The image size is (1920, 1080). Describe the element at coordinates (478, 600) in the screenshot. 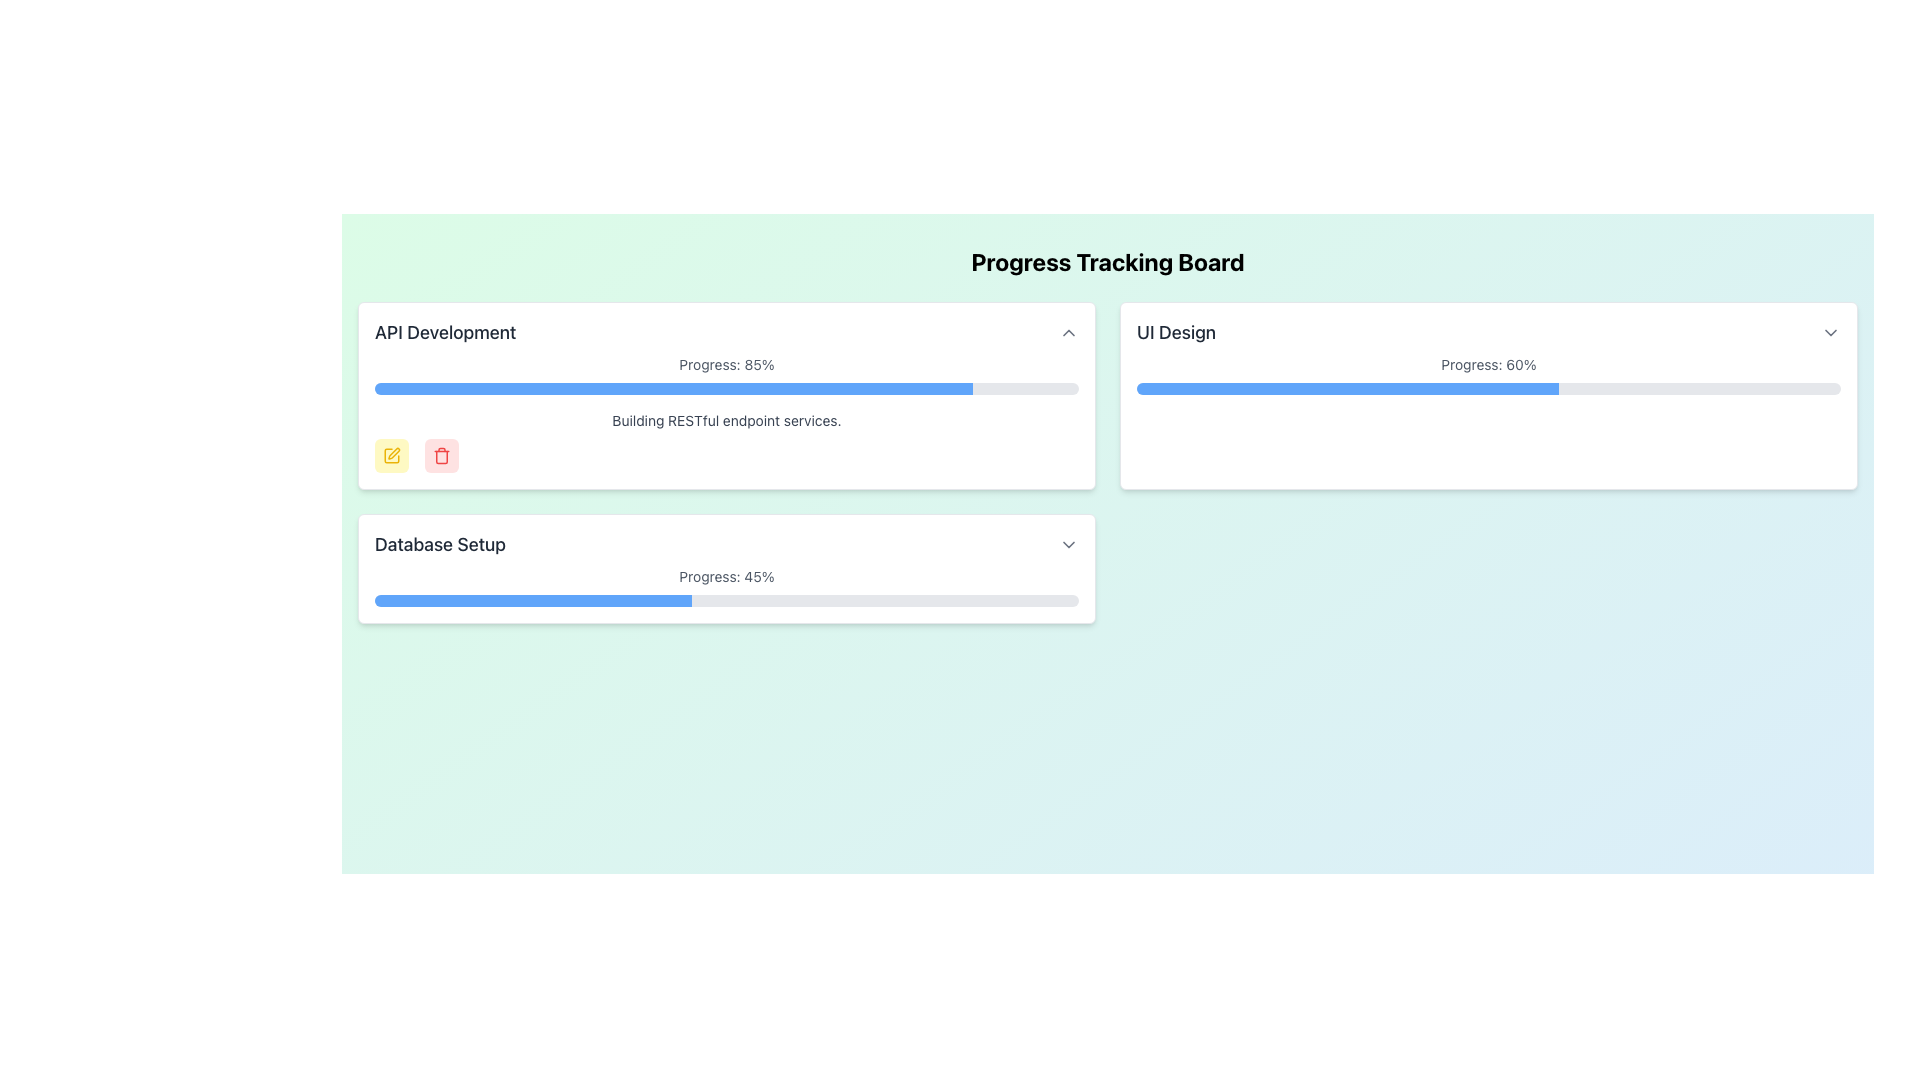

I see `the progress bar` at that location.